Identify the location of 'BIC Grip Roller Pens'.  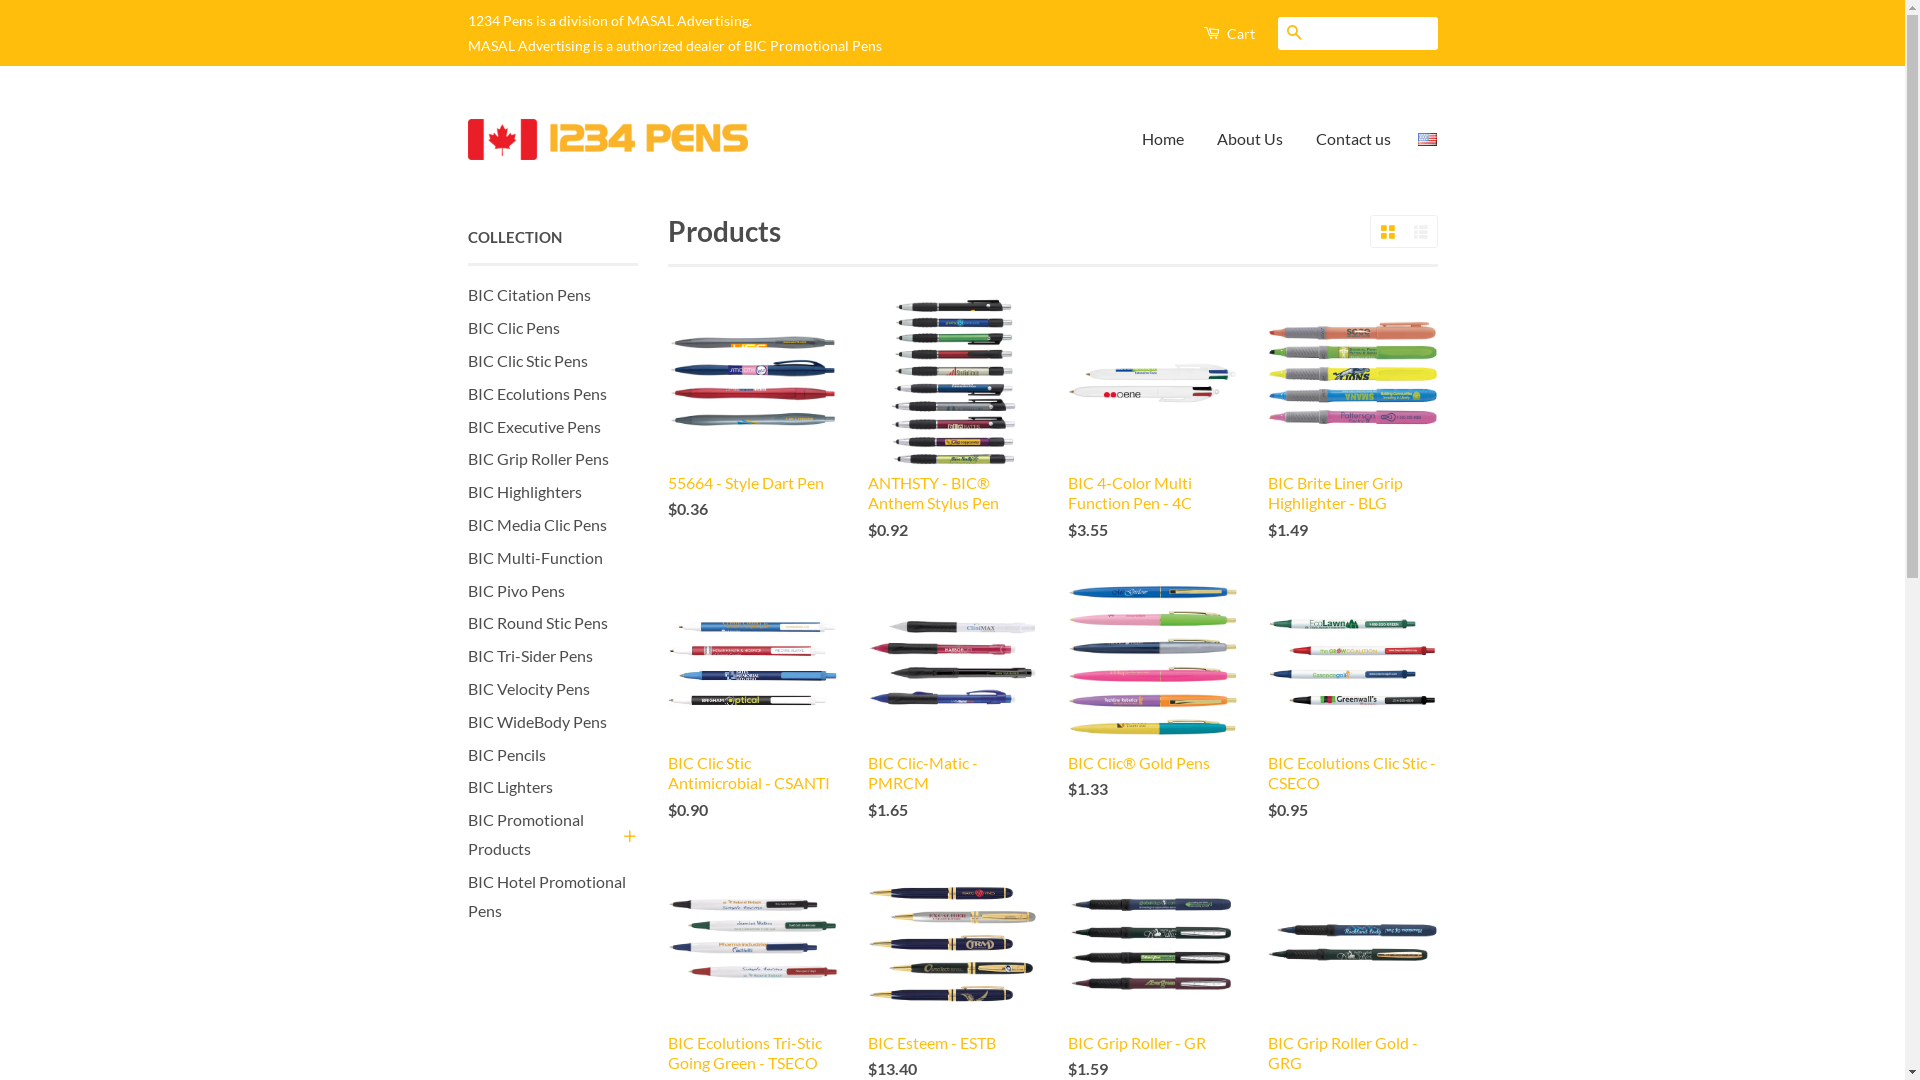
(538, 458).